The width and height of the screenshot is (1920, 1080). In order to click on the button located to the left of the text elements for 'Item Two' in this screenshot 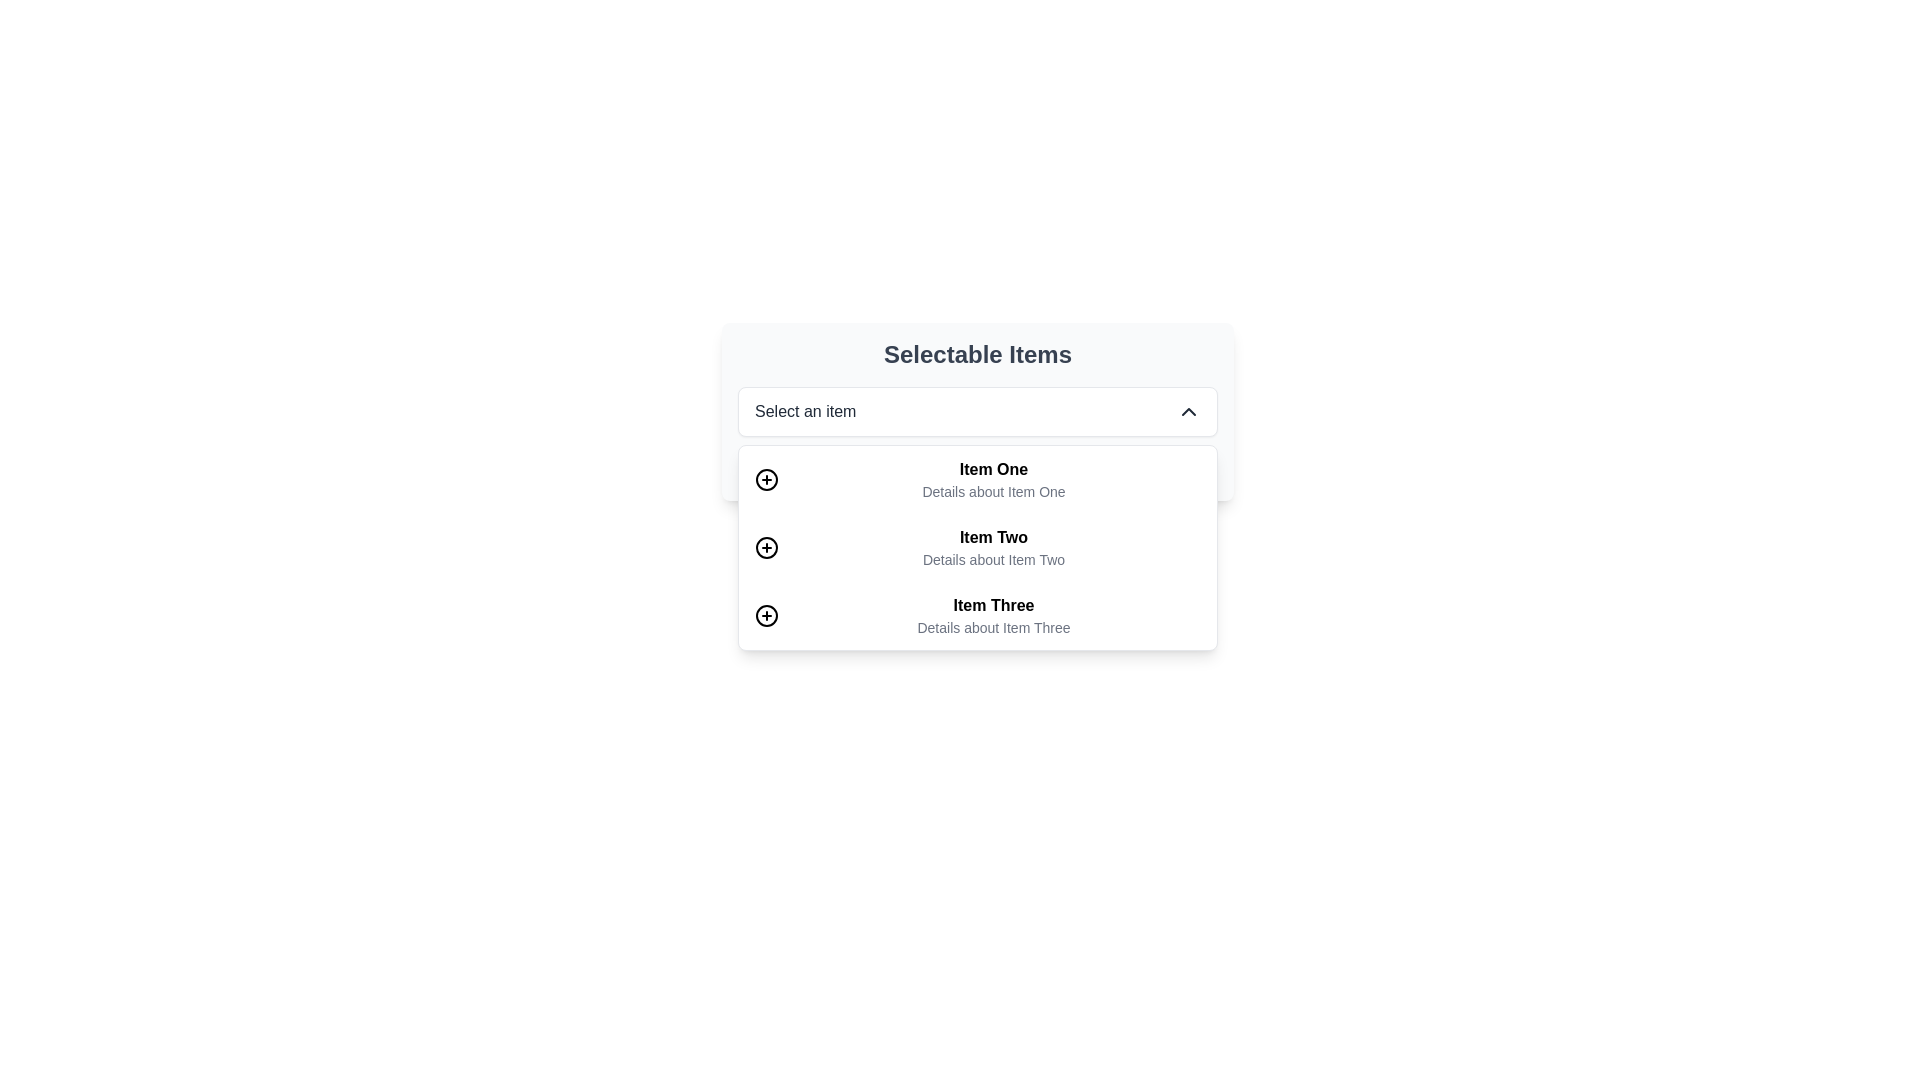, I will do `click(766, 547)`.